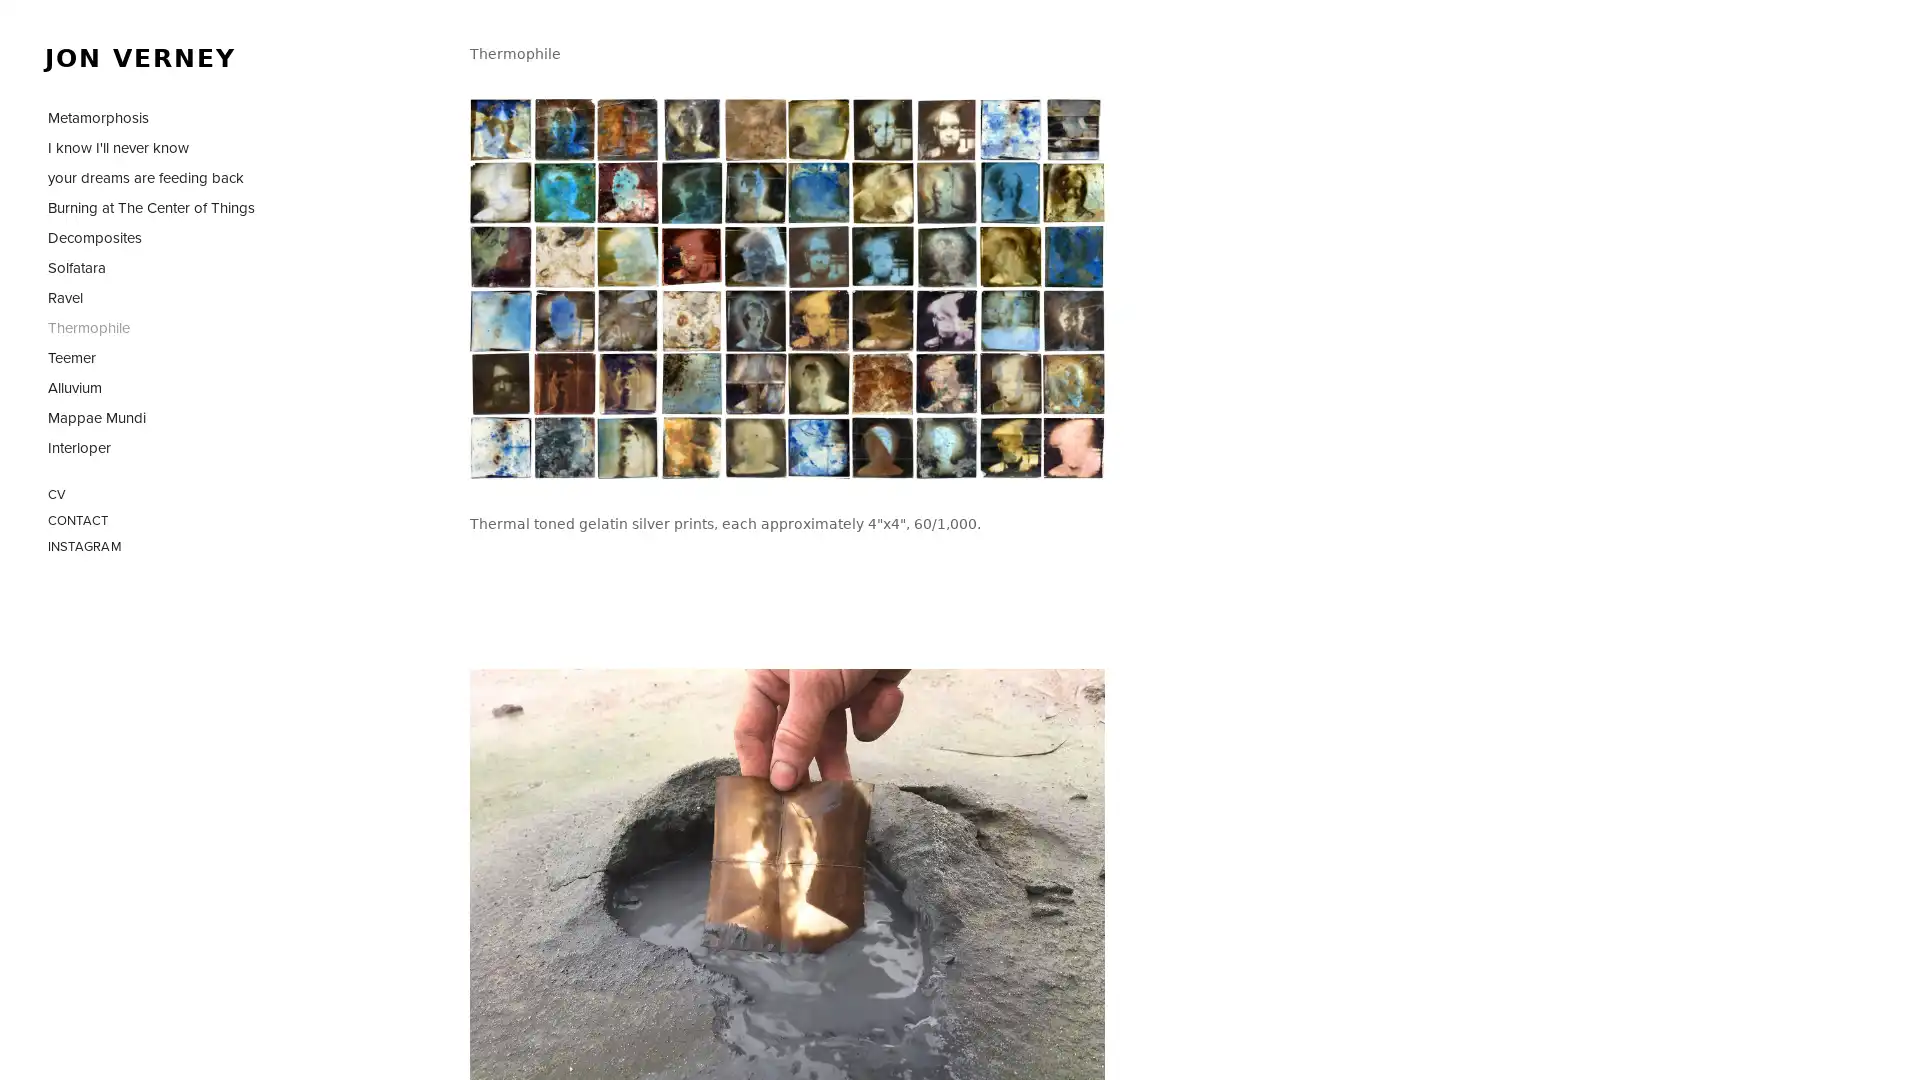  Describe the element at coordinates (500, 128) in the screenshot. I see `View fullsize jon_verney_thermophile_2.jpg` at that location.